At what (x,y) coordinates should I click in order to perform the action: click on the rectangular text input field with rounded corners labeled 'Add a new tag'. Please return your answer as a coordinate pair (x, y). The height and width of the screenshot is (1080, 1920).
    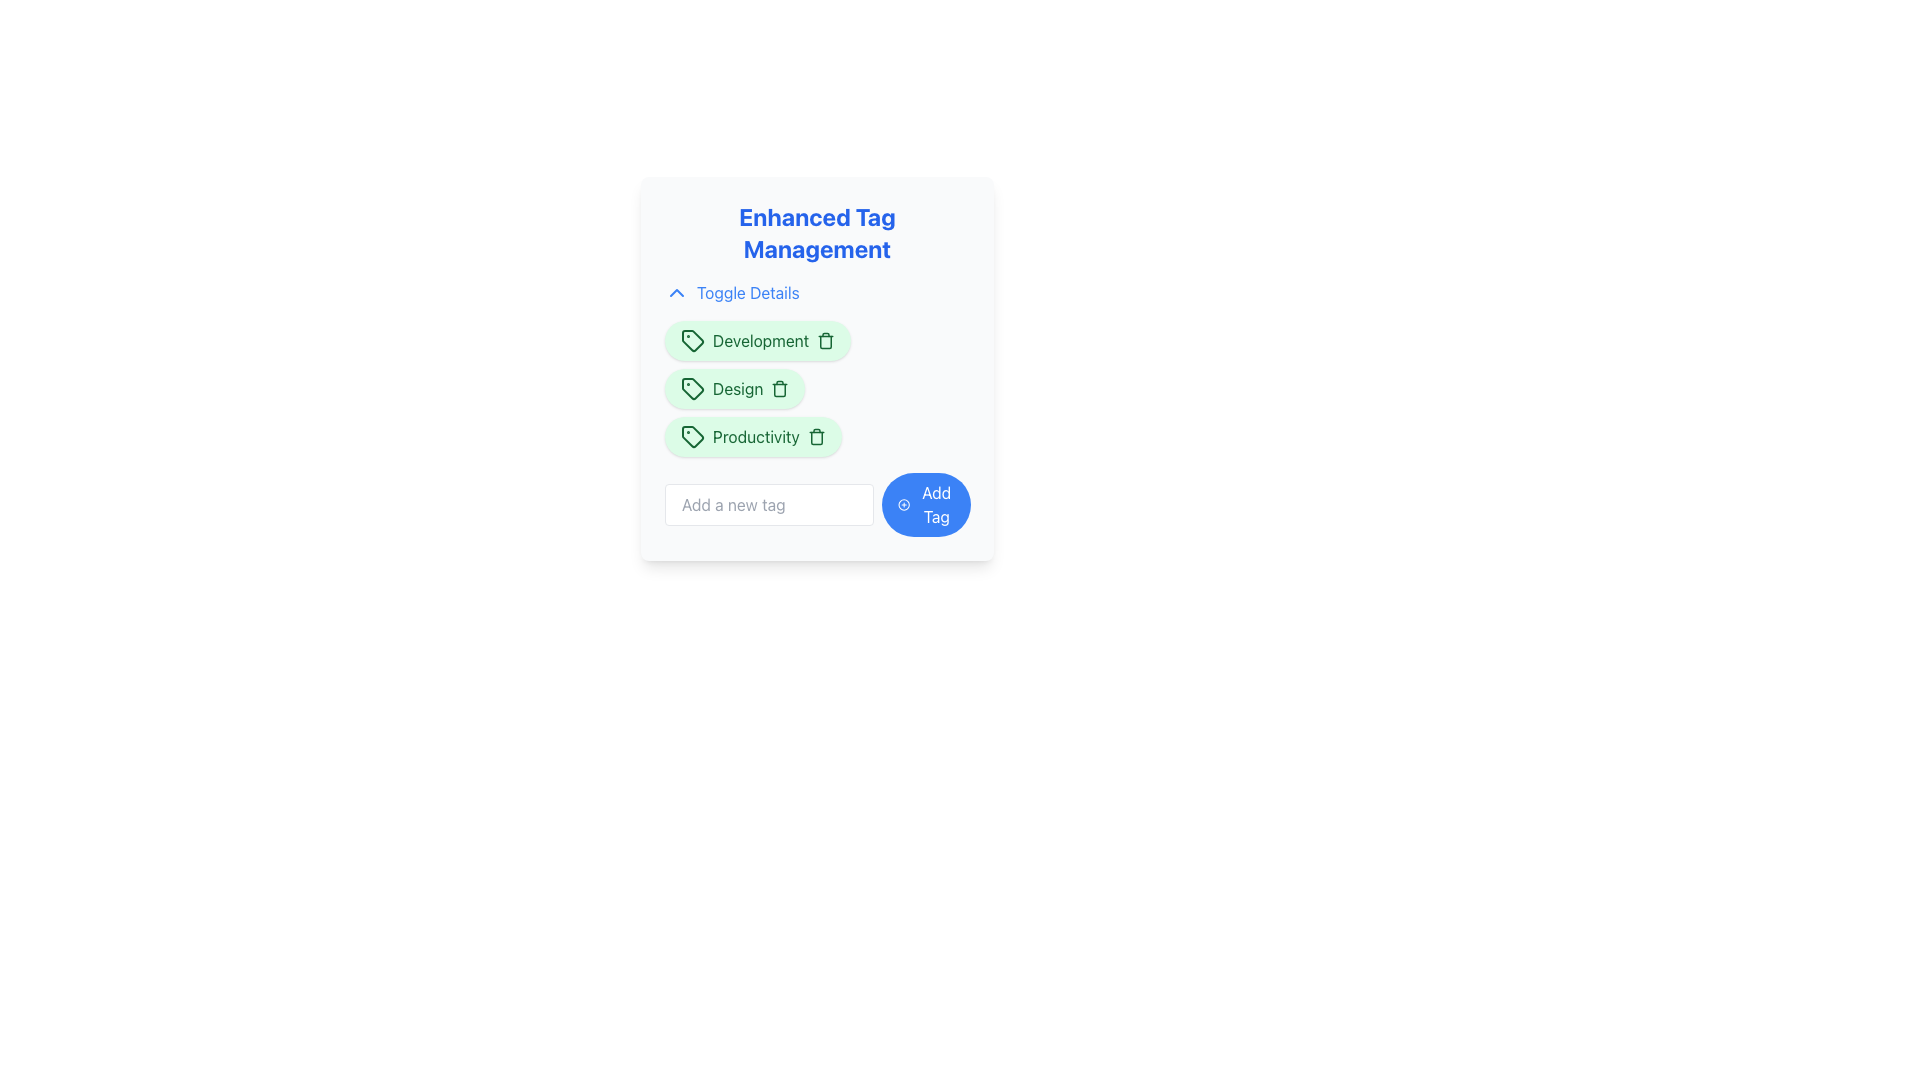
    Looking at the image, I should click on (768, 504).